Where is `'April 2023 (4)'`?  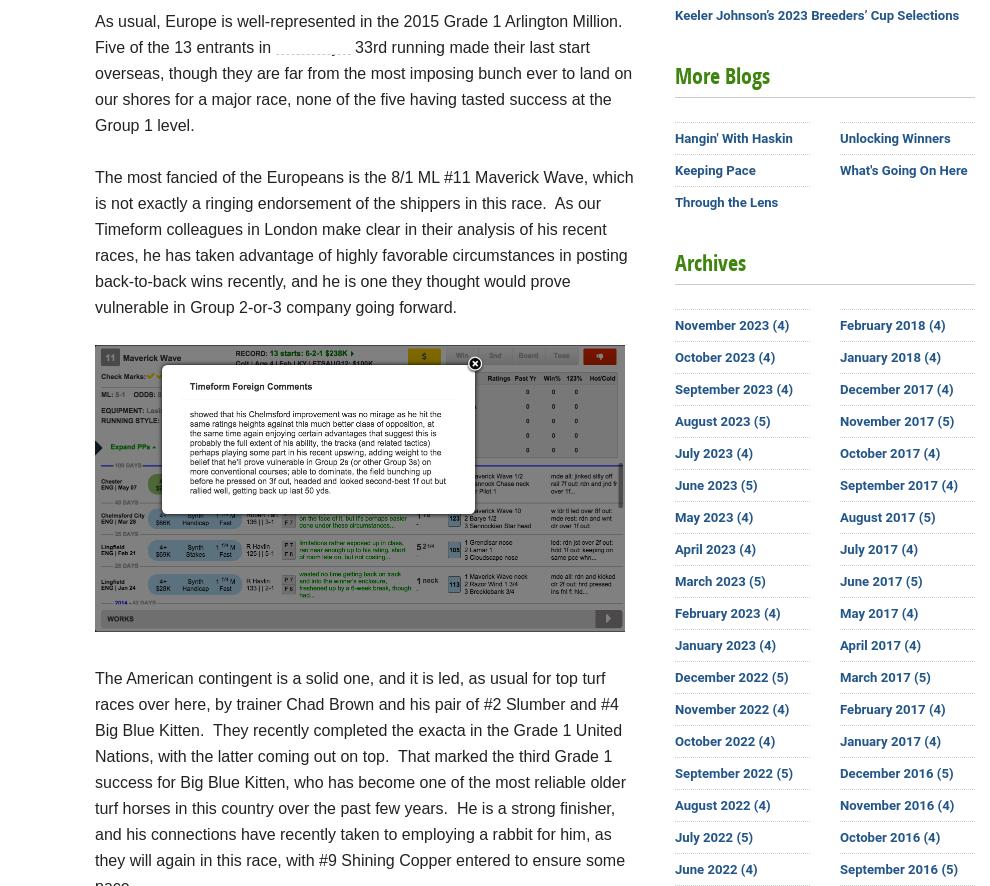
'April 2023 (4)' is located at coordinates (714, 549).